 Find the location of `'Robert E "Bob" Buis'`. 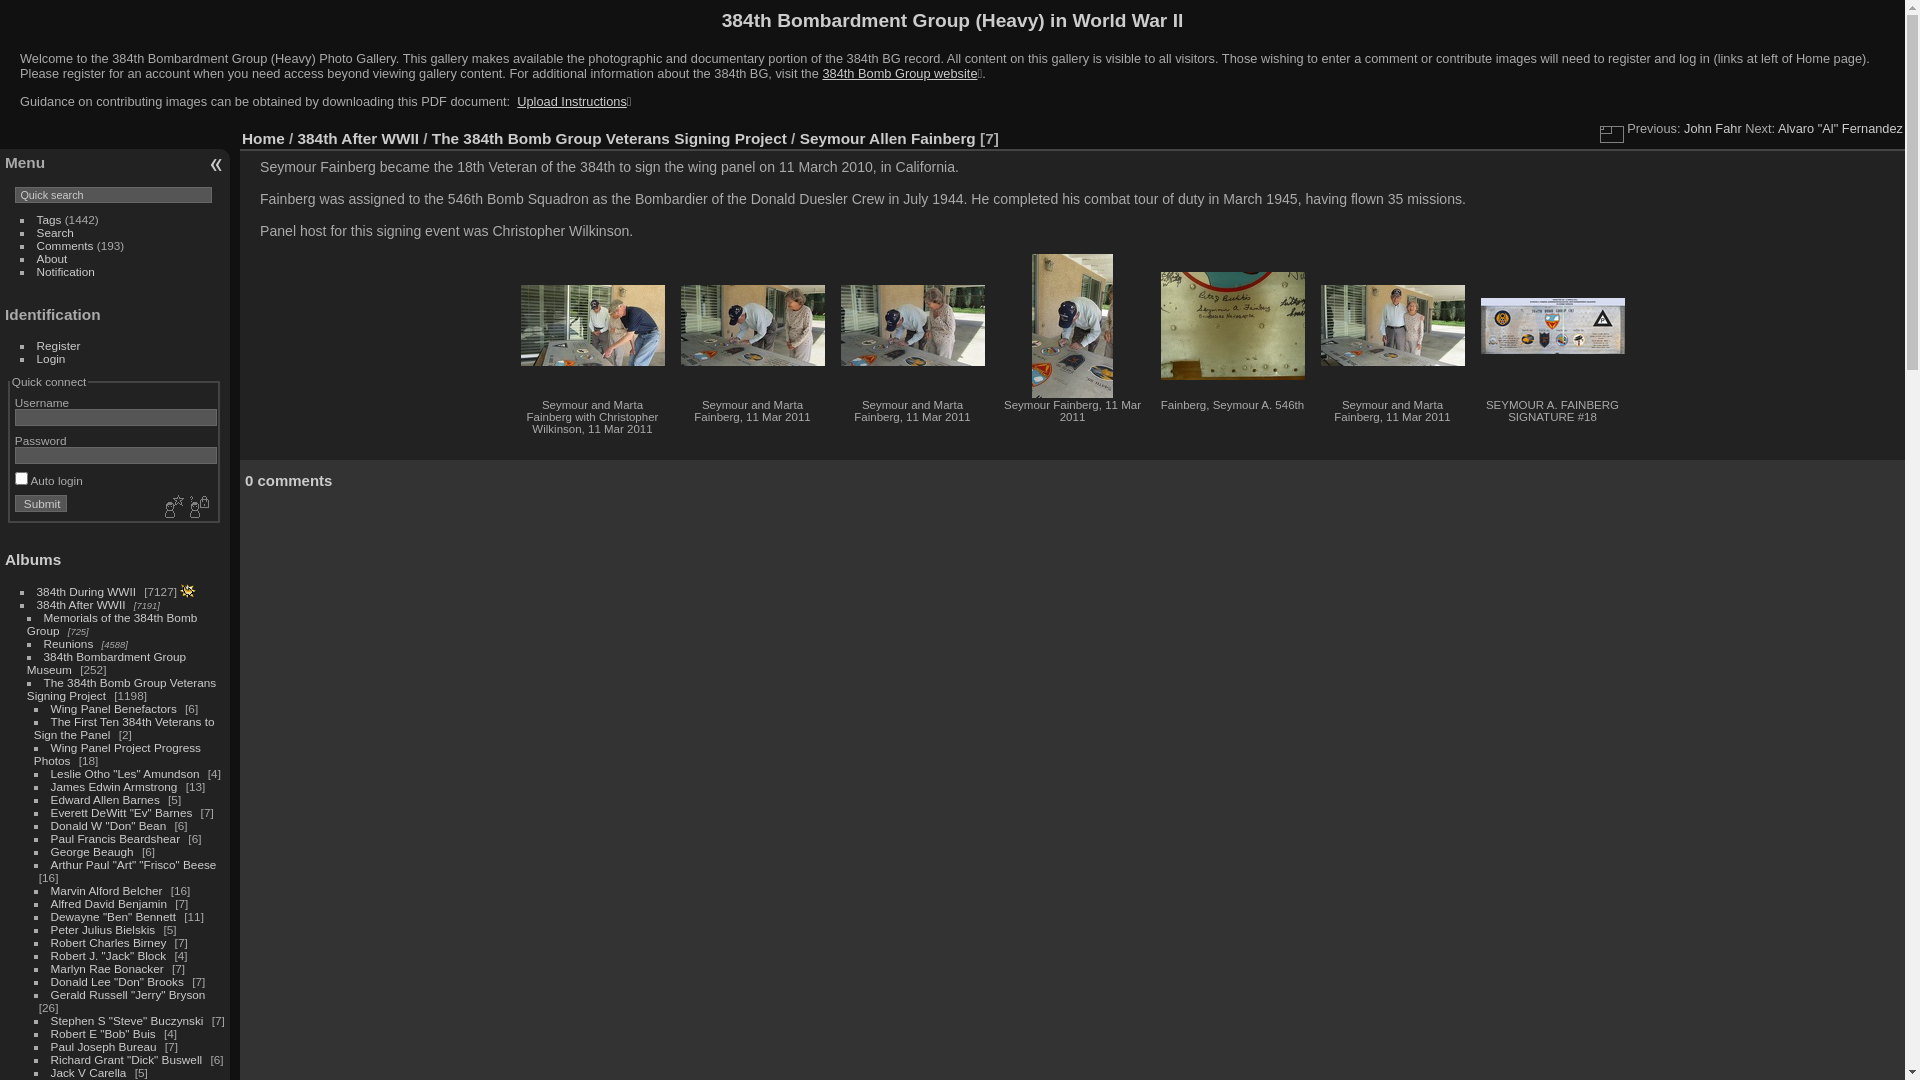

'Robert E "Bob" Buis' is located at coordinates (102, 1033).